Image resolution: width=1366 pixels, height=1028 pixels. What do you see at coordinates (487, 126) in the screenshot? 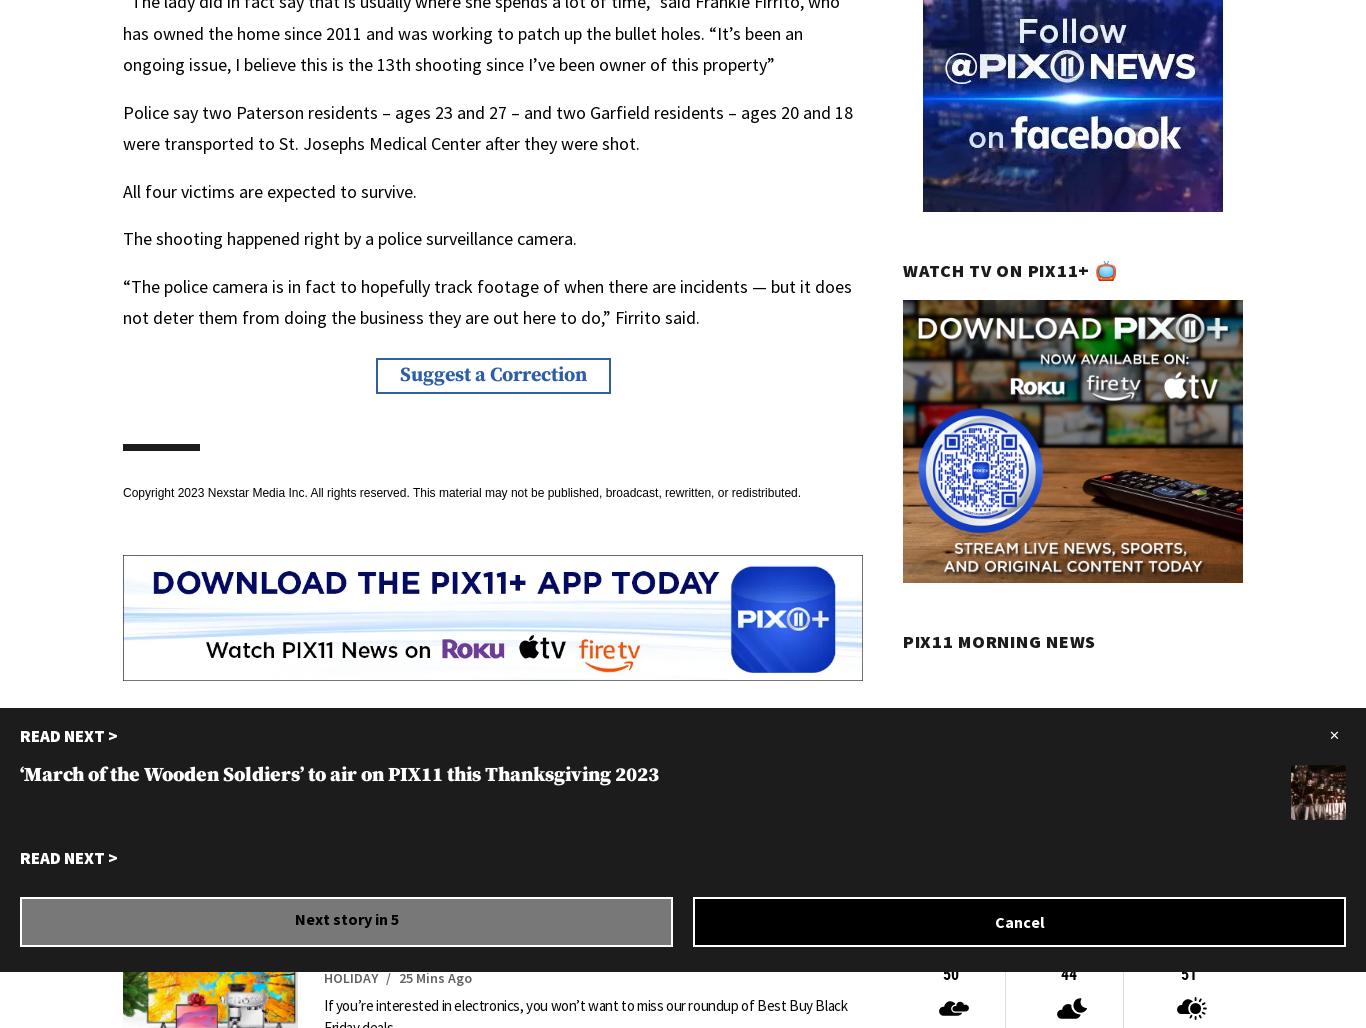
I see `'Police say two Paterson residents – ages 23 and 27 – and two Garfield residents – ages 20 and 18 were transported to St. Josephs Medical Center after they were shot.'` at bounding box center [487, 126].